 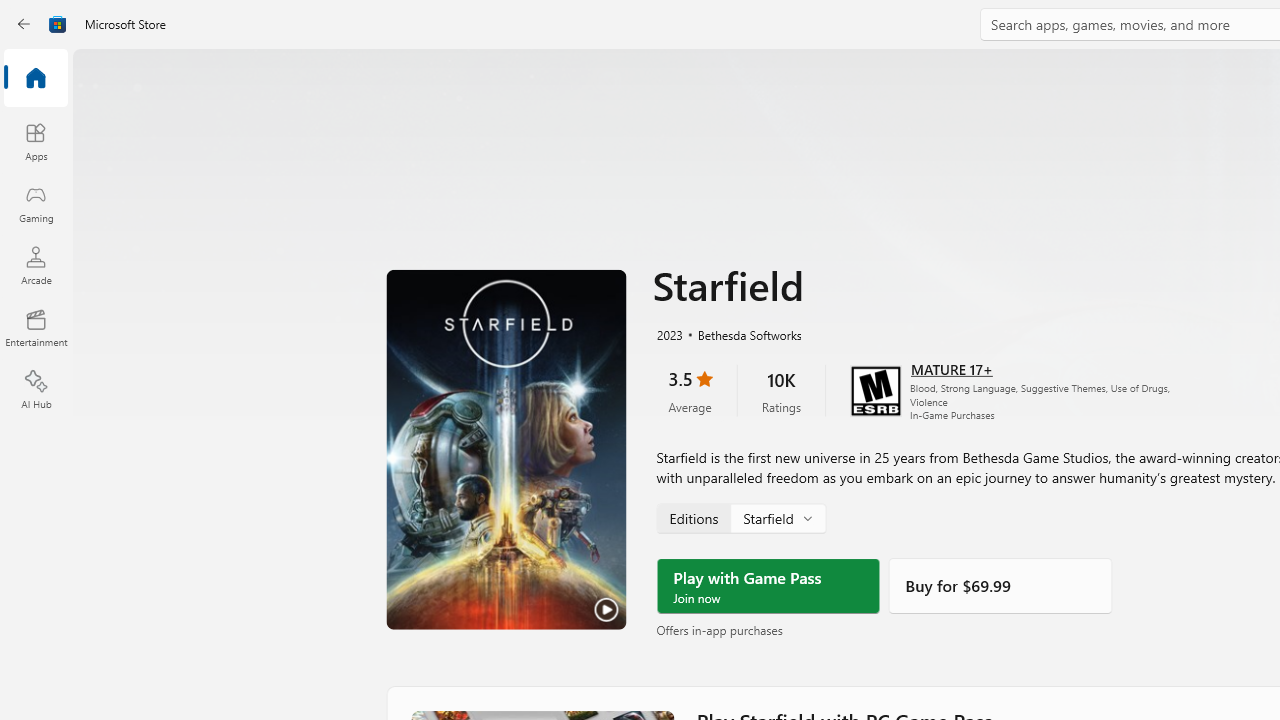 What do you see at coordinates (58, 24) in the screenshot?
I see `'Class: Image'` at bounding box center [58, 24].